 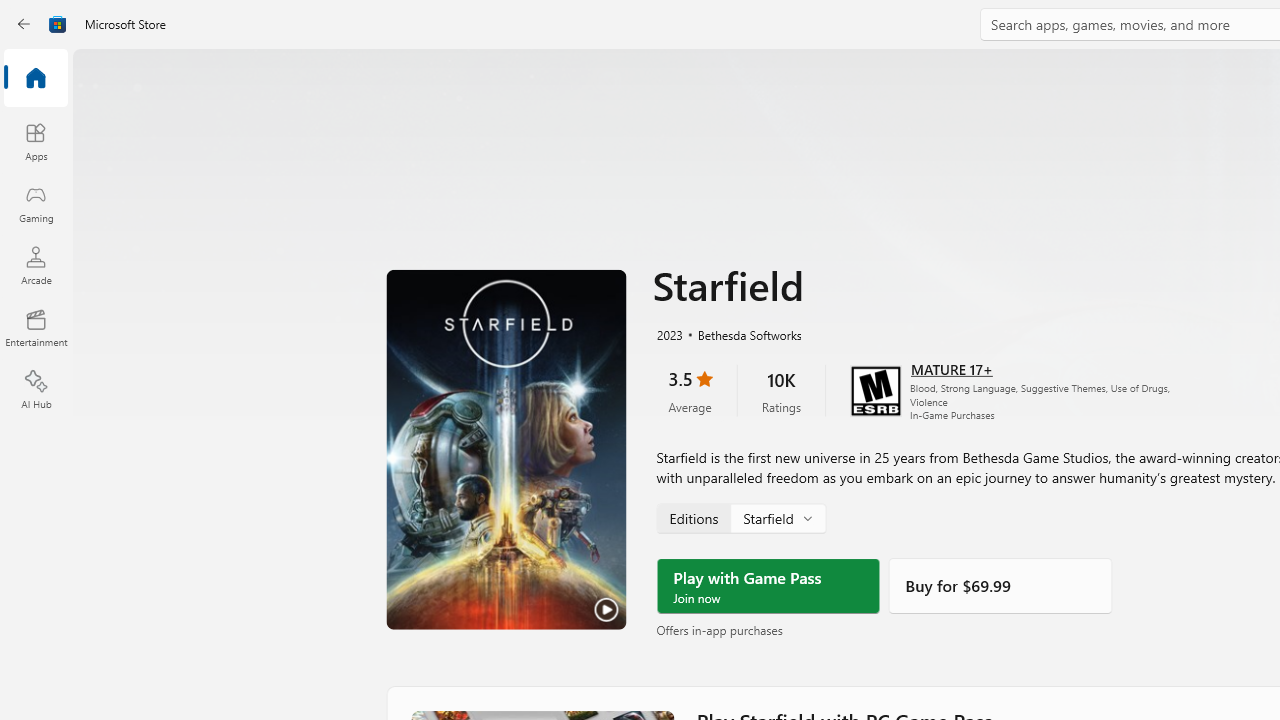 What do you see at coordinates (58, 24) in the screenshot?
I see `'Class: Image'` at bounding box center [58, 24].